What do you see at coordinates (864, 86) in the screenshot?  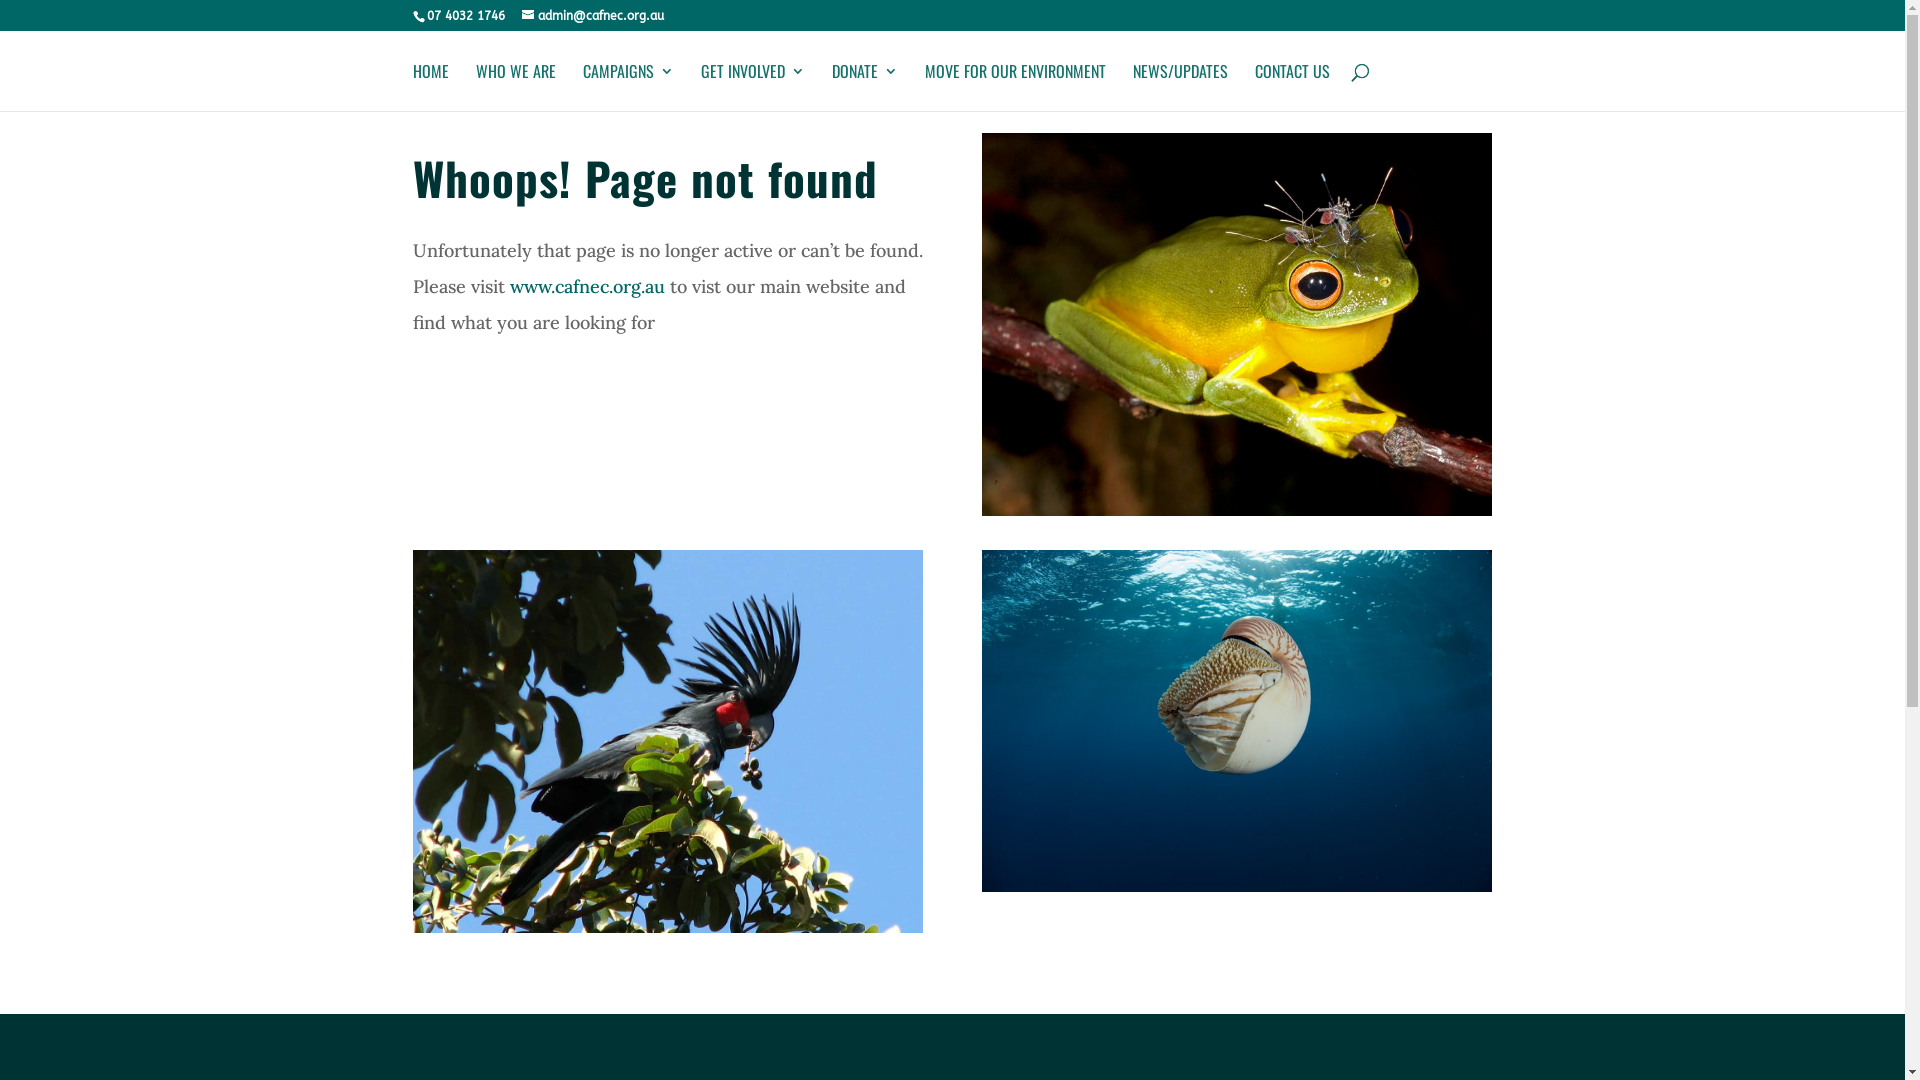 I see `'DONATE'` at bounding box center [864, 86].